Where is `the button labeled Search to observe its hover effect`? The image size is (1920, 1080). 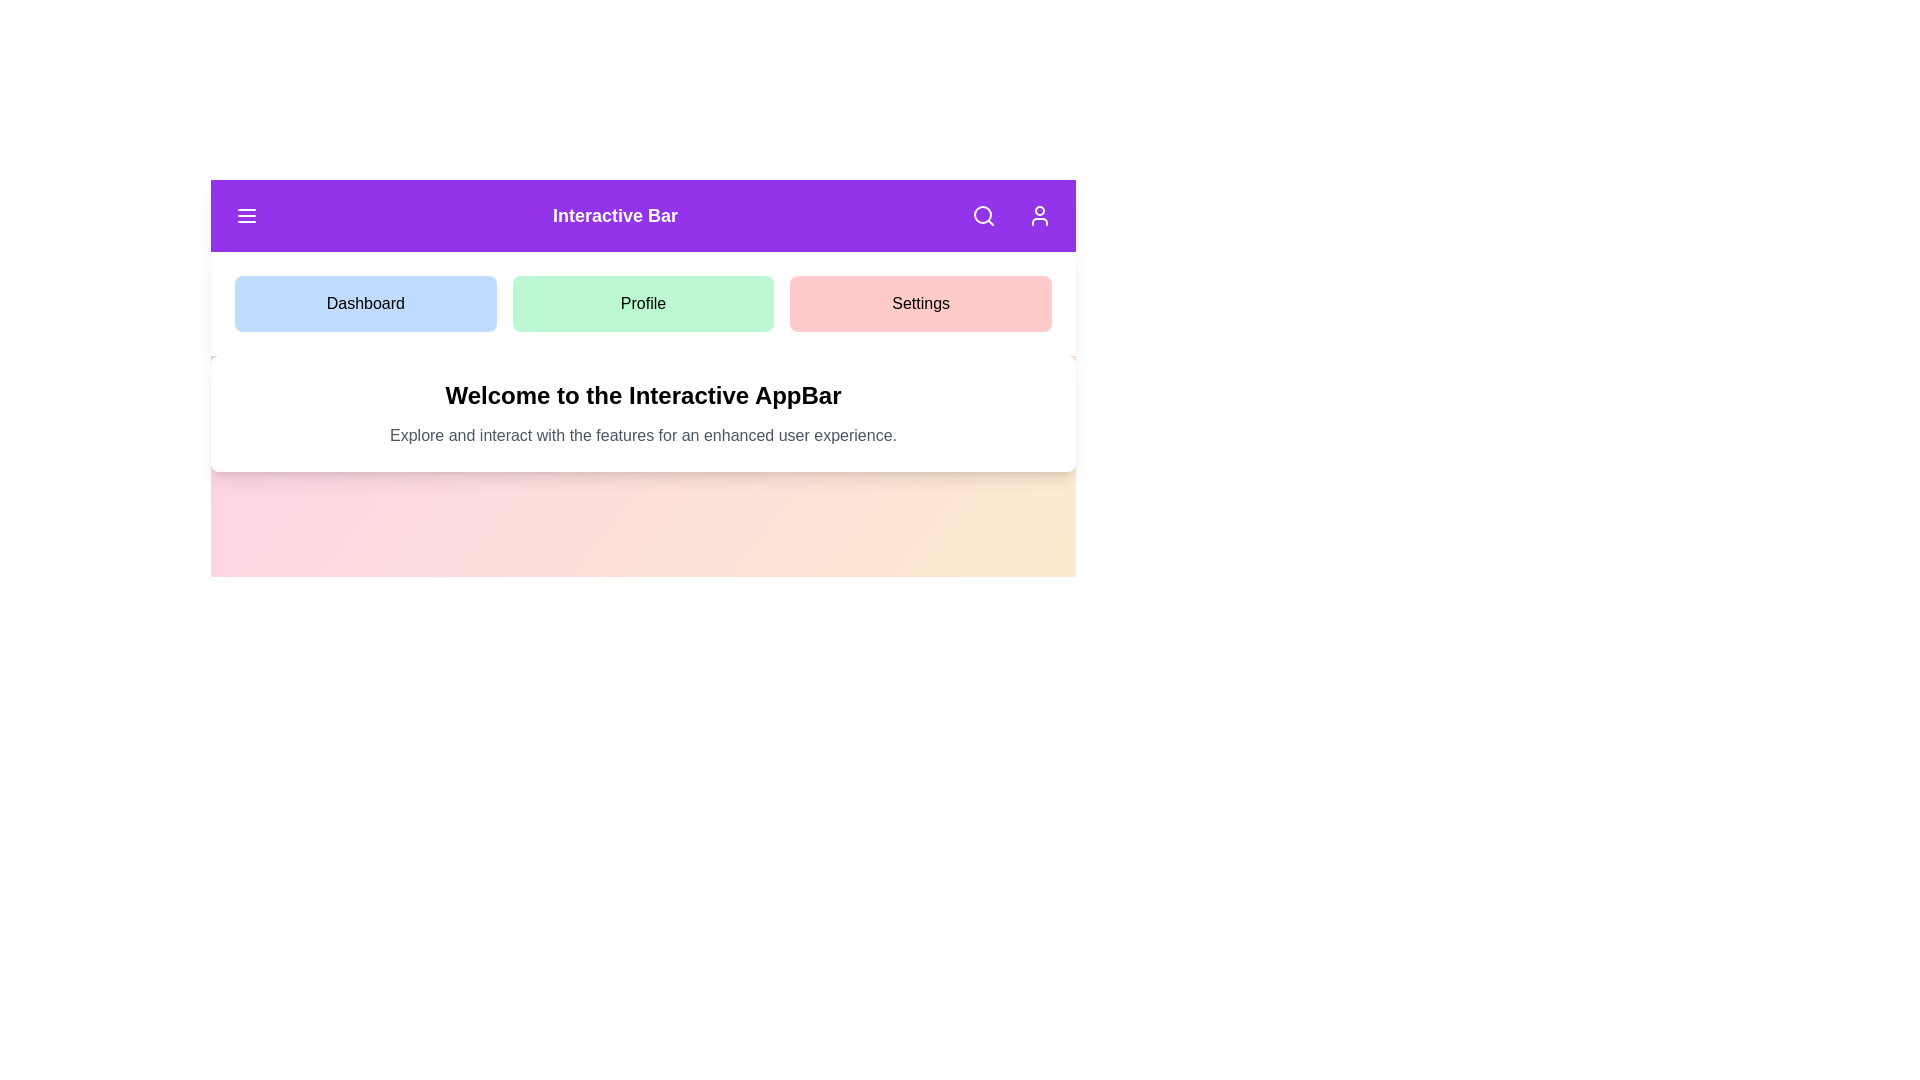
the button labeled Search to observe its hover effect is located at coordinates (983, 216).